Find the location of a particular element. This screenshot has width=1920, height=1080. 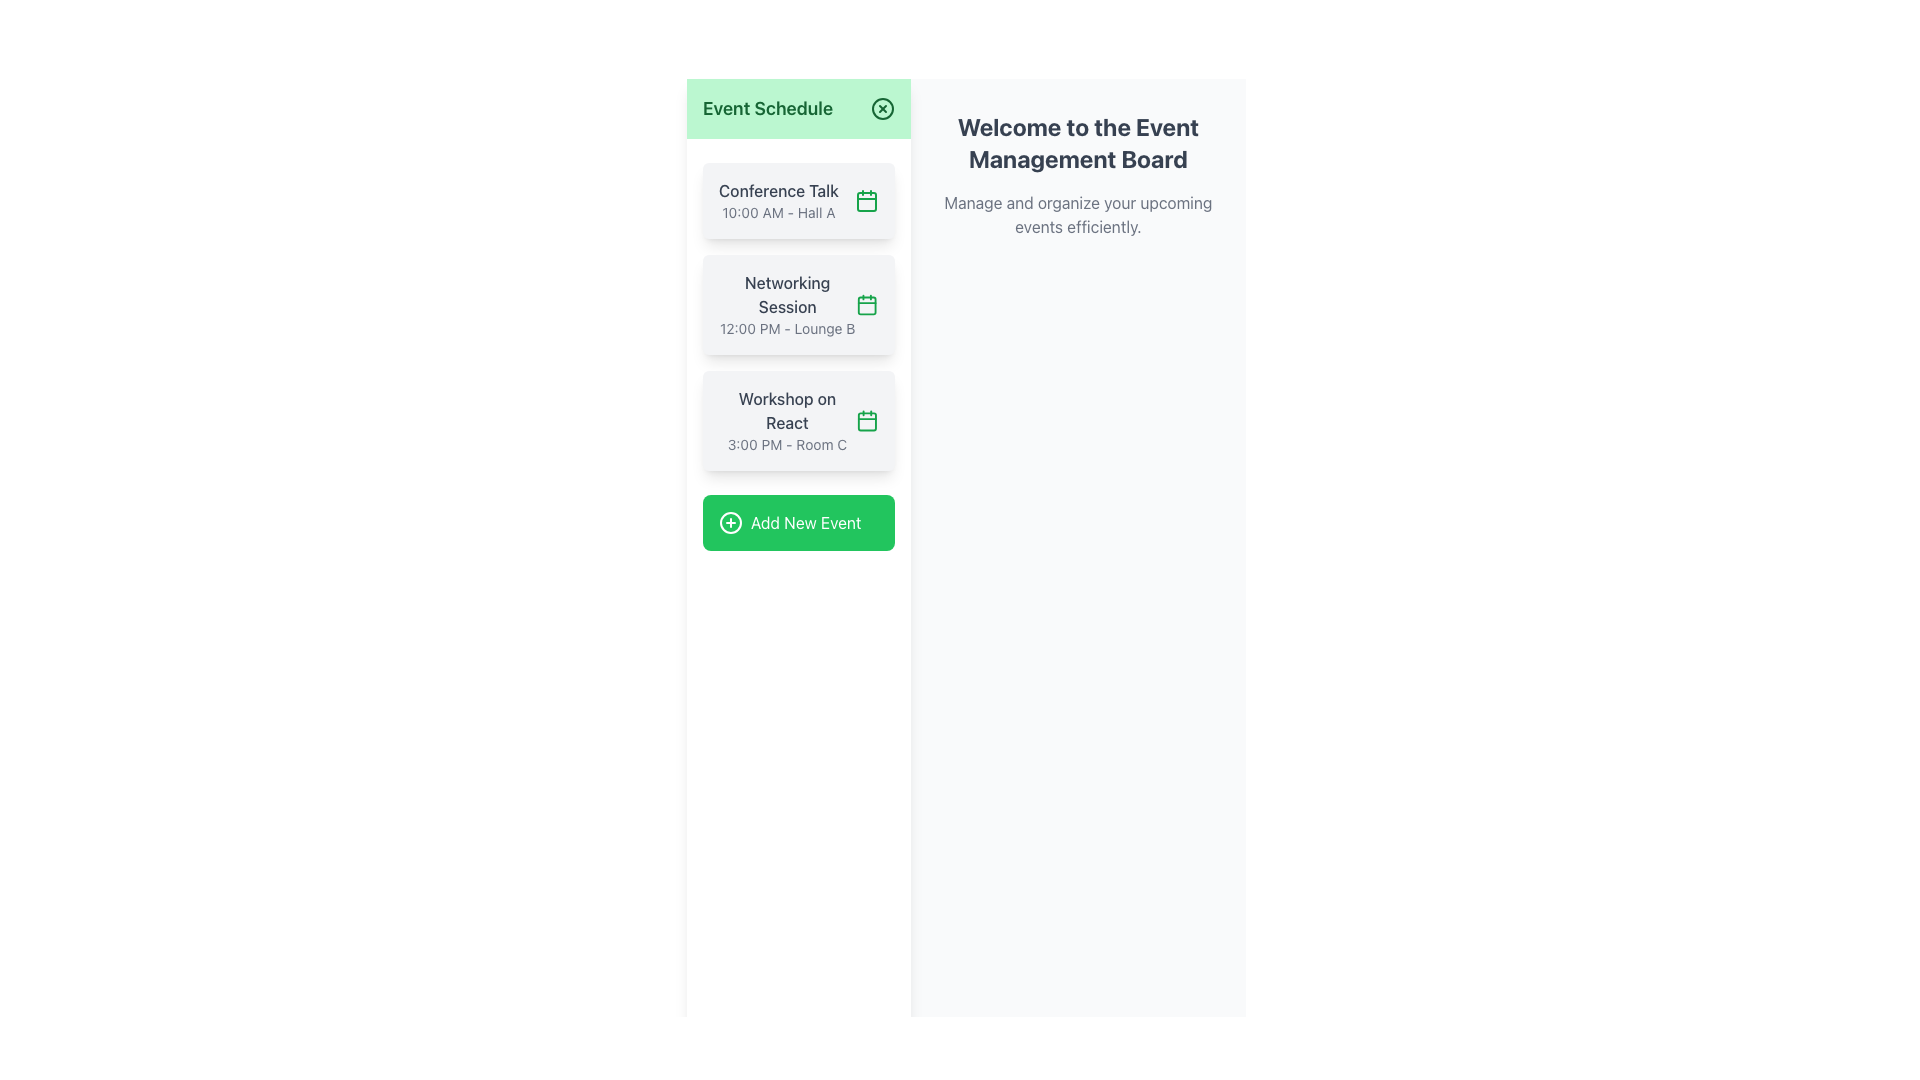

the 'Add New Event' text label which is displayed in white inside a green button located at the bottom left quadrant of the interface is located at coordinates (806, 522).